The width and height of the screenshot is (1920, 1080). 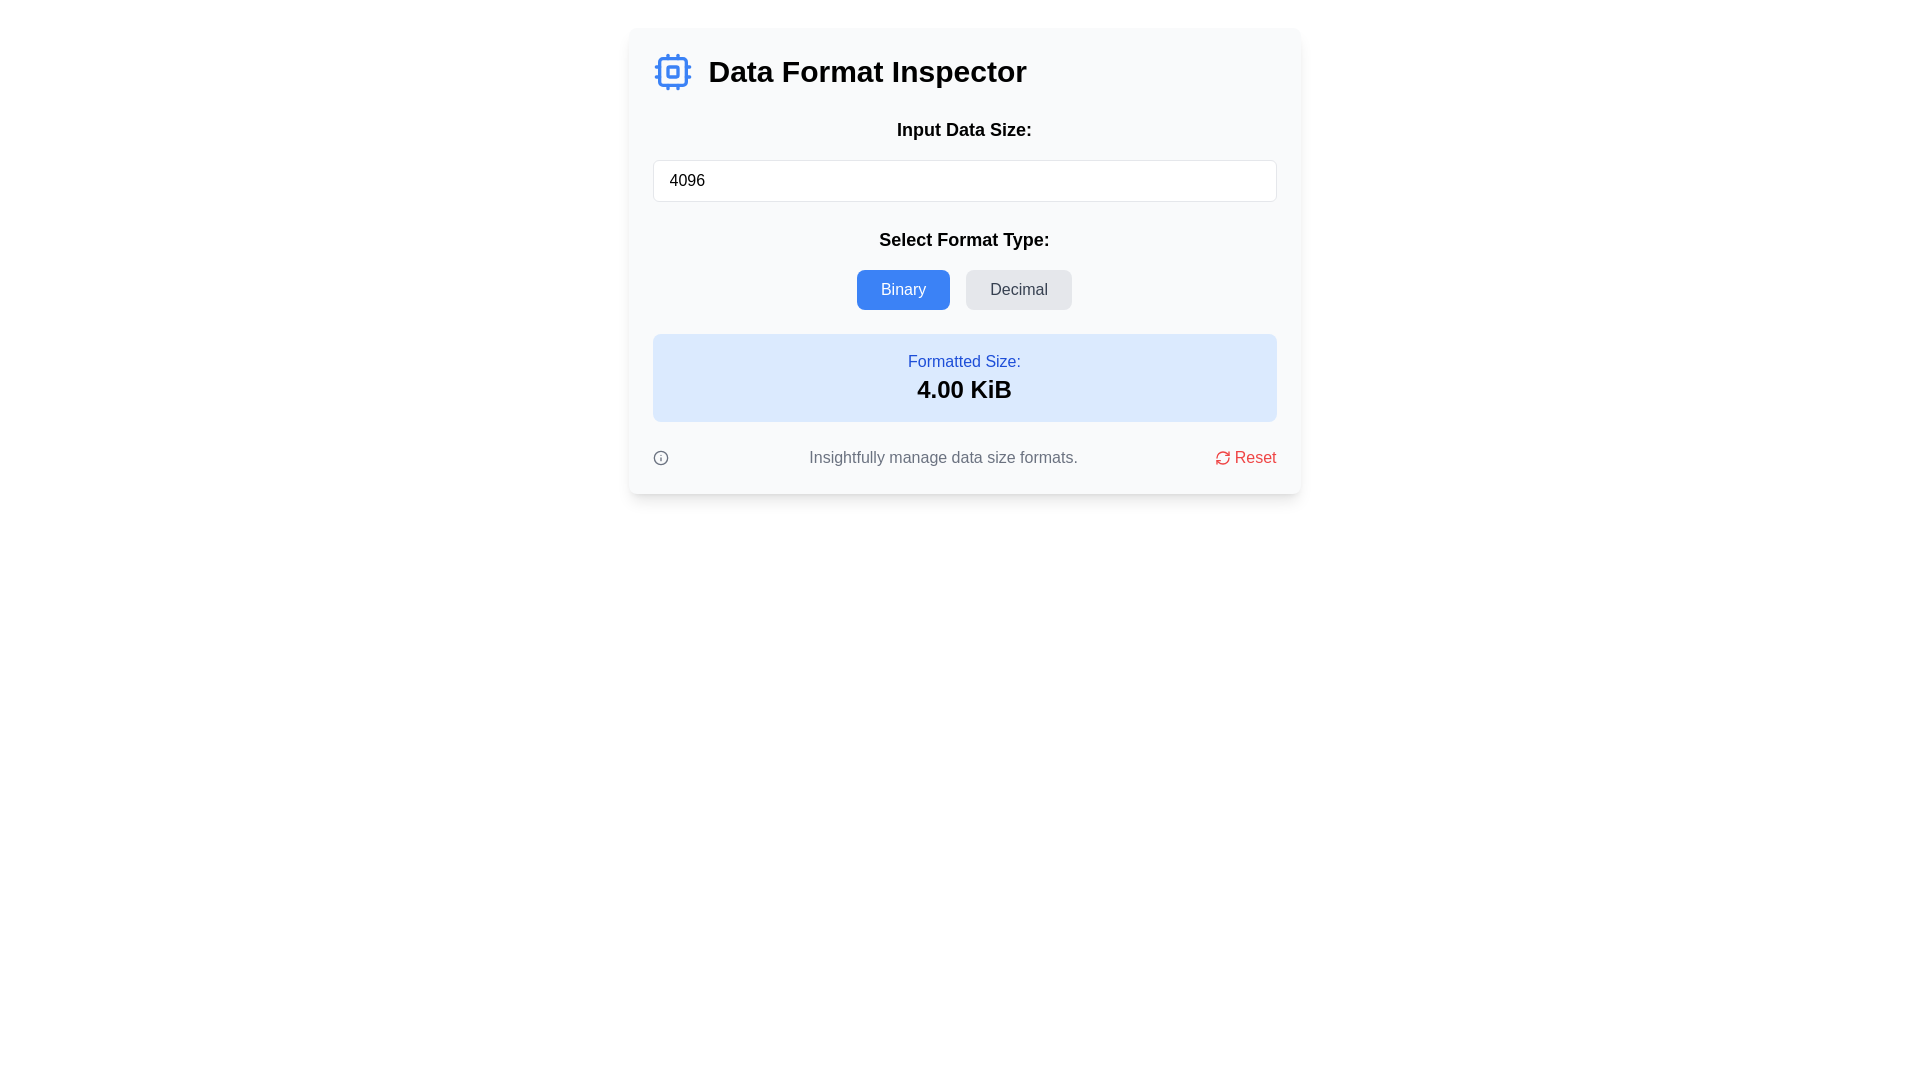 What do you see at coordinates (902, 289) in the screenshot?
I see `the leftmost button in the 'Select Format Type' section` at bounding box center [902, 289].